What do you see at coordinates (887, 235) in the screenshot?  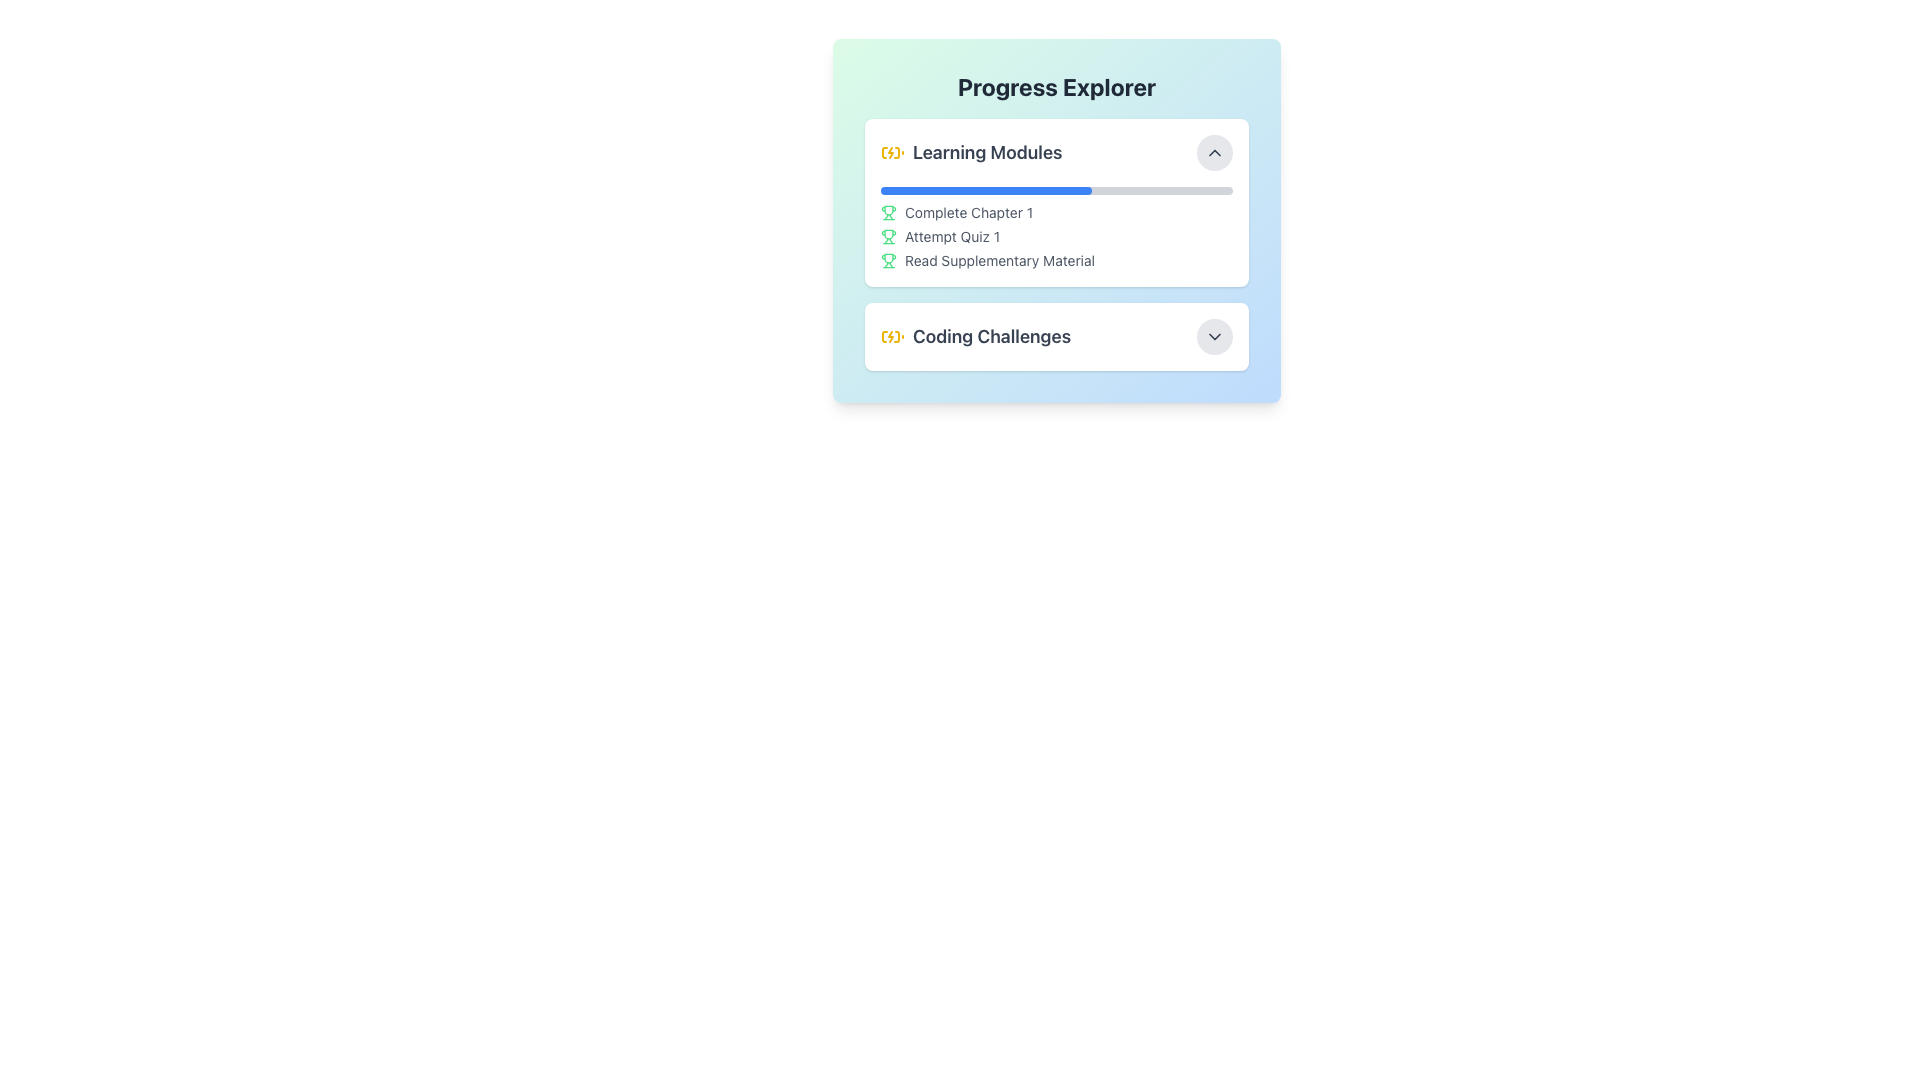 I see `the green trophy icon located to the left of the text 'Attempt Quiz 1' in the 'Learning Modules' section of the 'Progress Explorer' interface for additional information` at bounding box center [887, 235].